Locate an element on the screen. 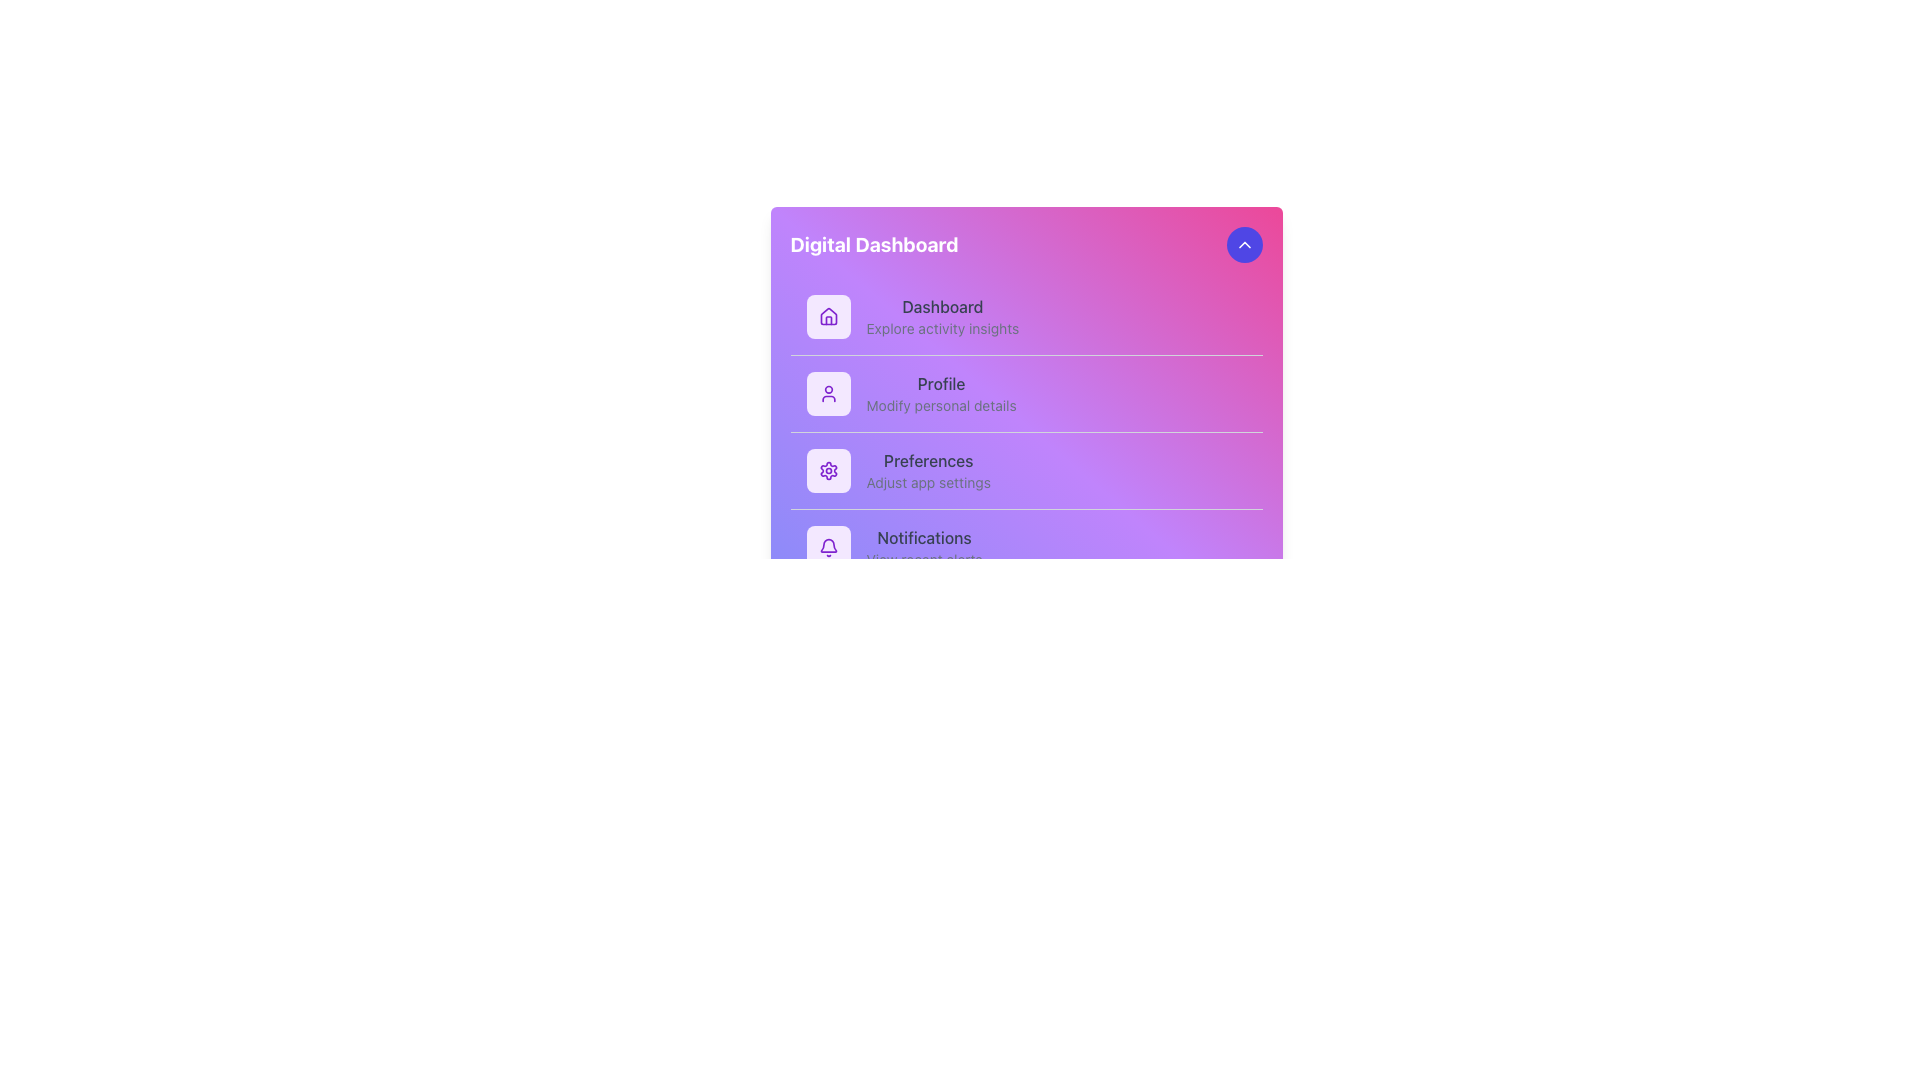 This screenshot has height=1080, width=1920. the settings gear icon with a soft purple background located in the leftmost section of the 'Preferences' menu option, which is the third item in the menu list is located at coordinates (828, 470).